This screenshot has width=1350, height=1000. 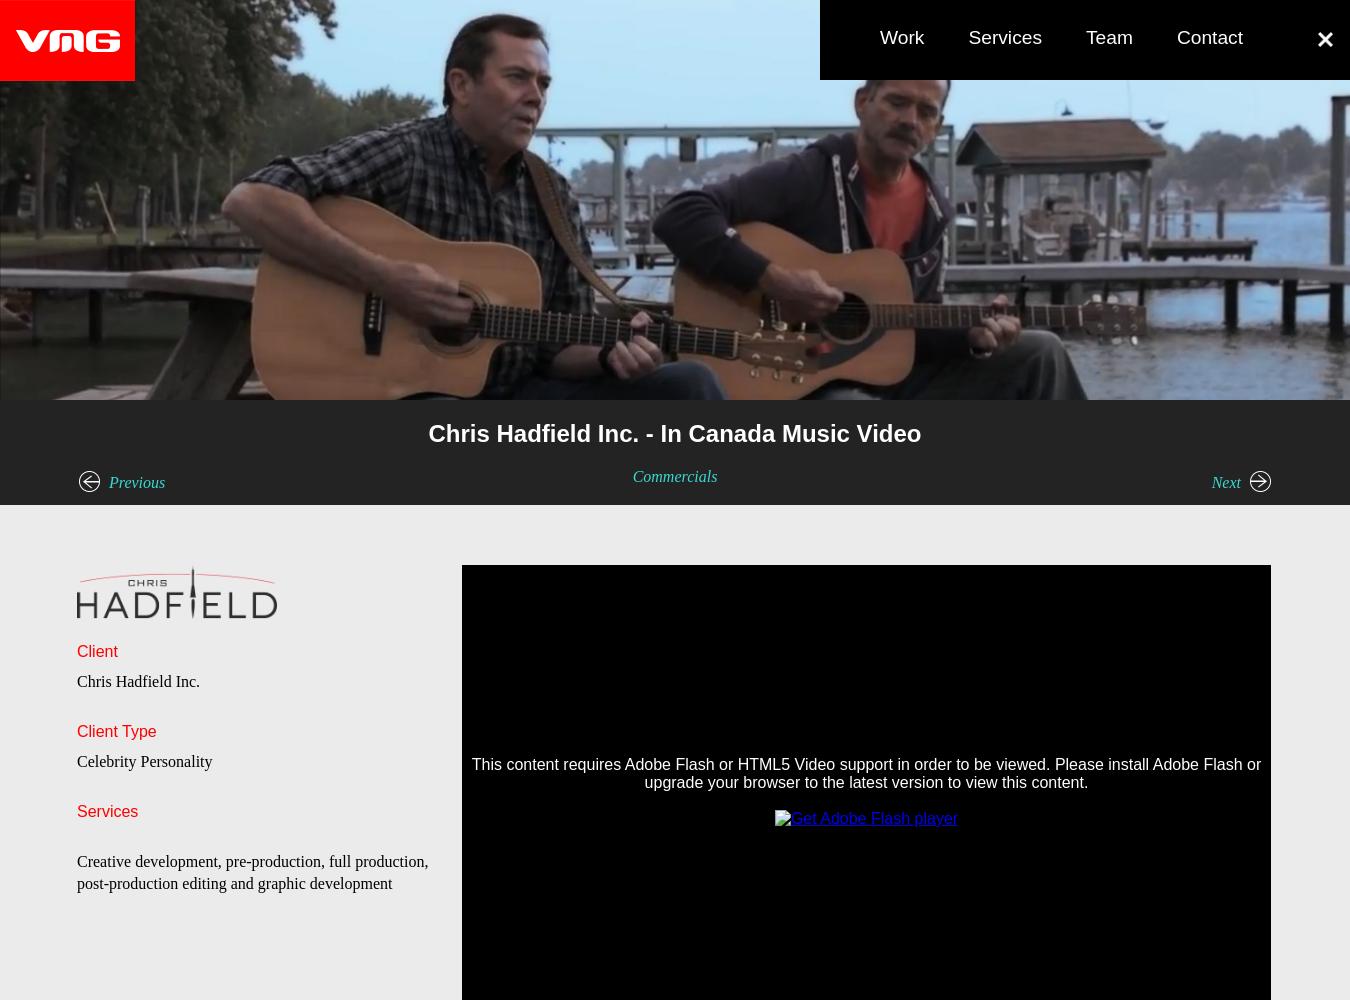 What do you see at coordinates (1224, 481) in the screenshot?
I see `'Next'` at bounding box center [1224, 481].